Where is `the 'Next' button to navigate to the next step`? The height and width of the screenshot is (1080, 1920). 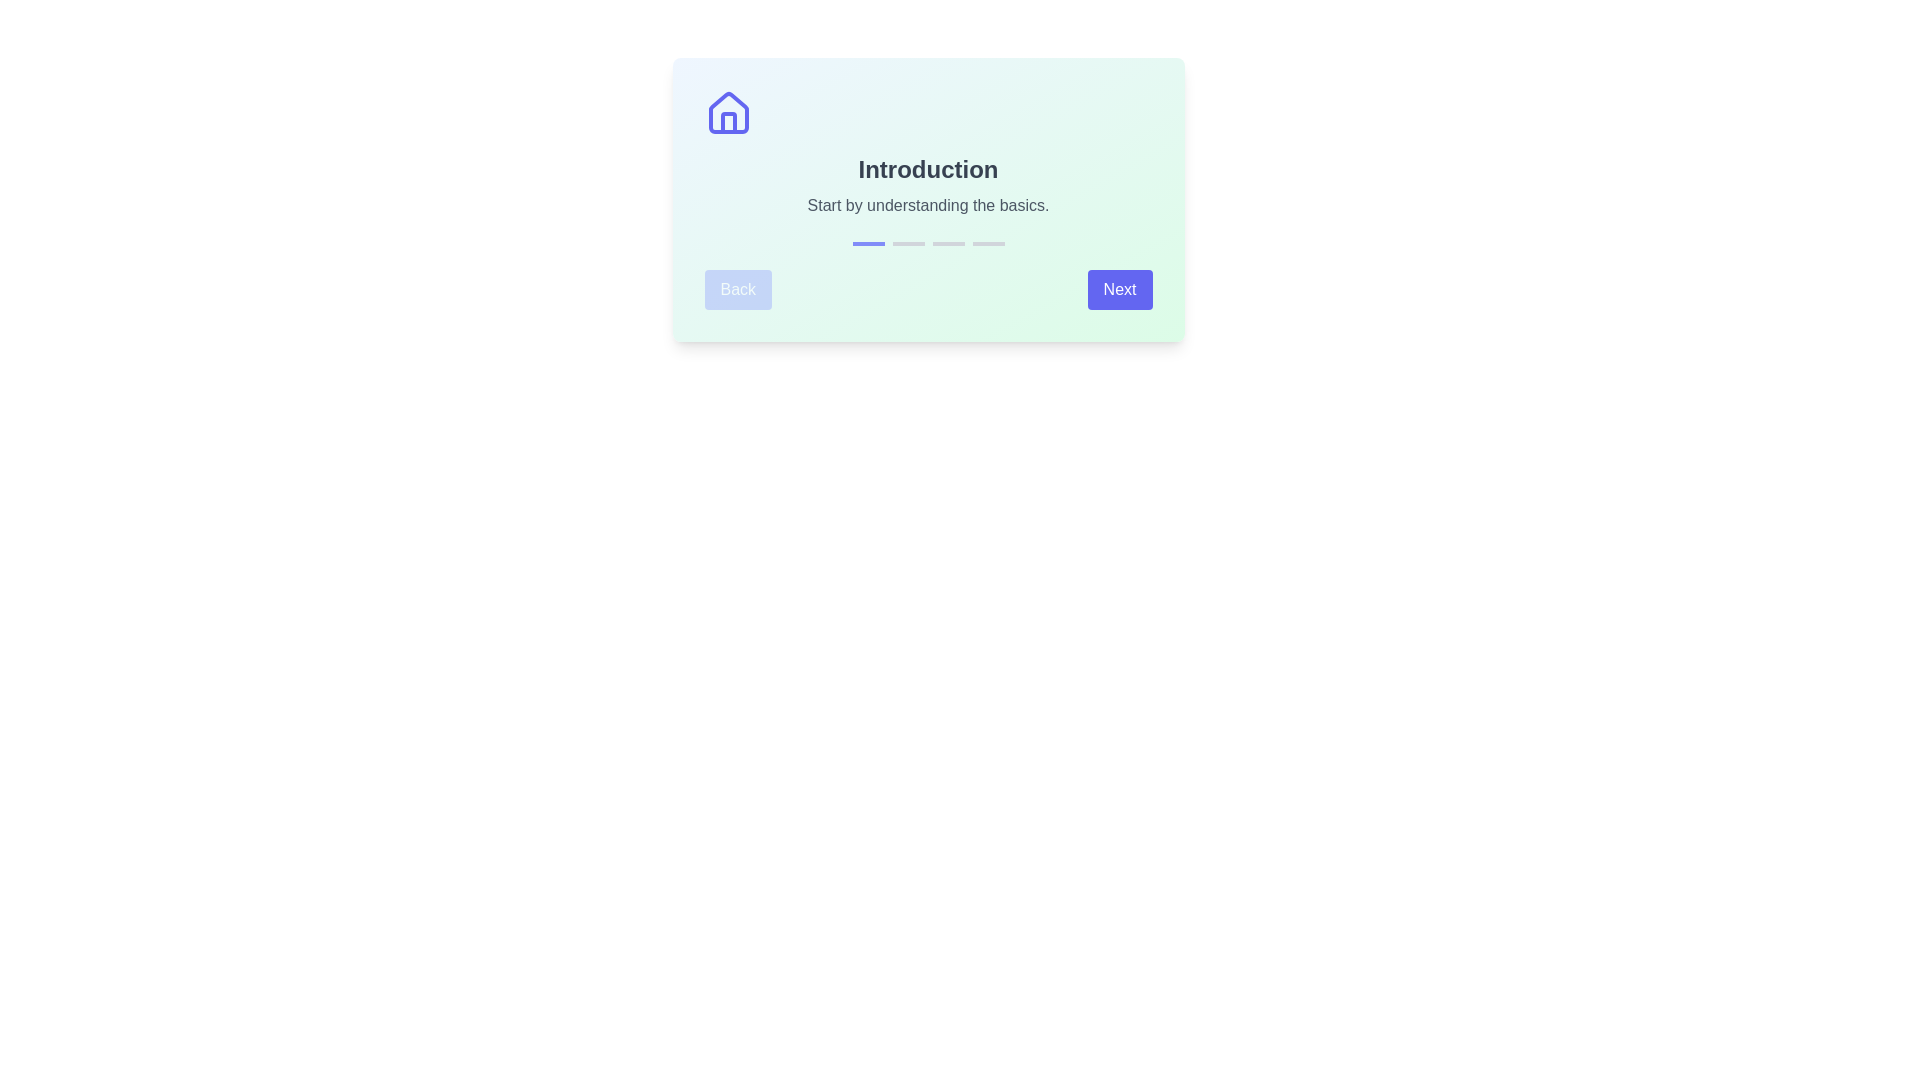
the 'Next' button to navigate to the next step is located at coordinates (1118, 289).